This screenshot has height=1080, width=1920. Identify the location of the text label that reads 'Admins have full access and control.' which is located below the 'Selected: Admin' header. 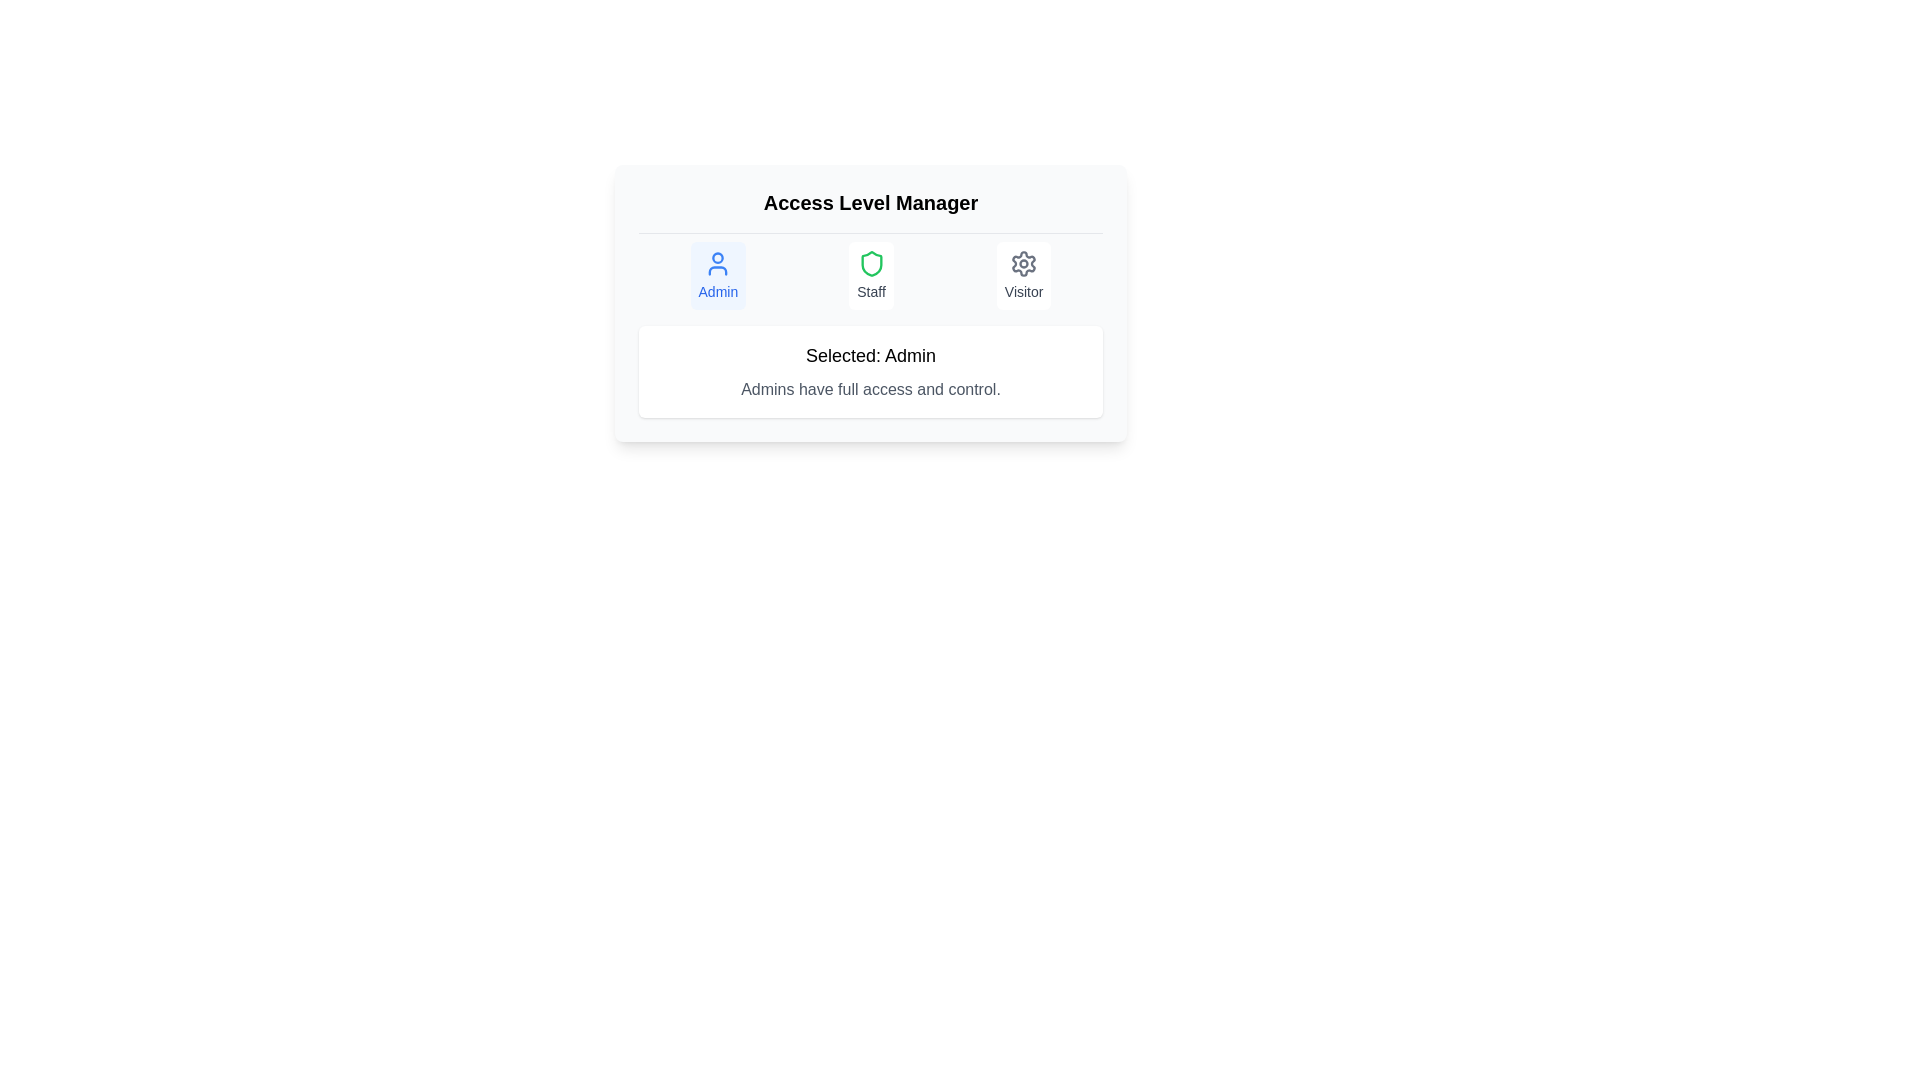
(870, 389).